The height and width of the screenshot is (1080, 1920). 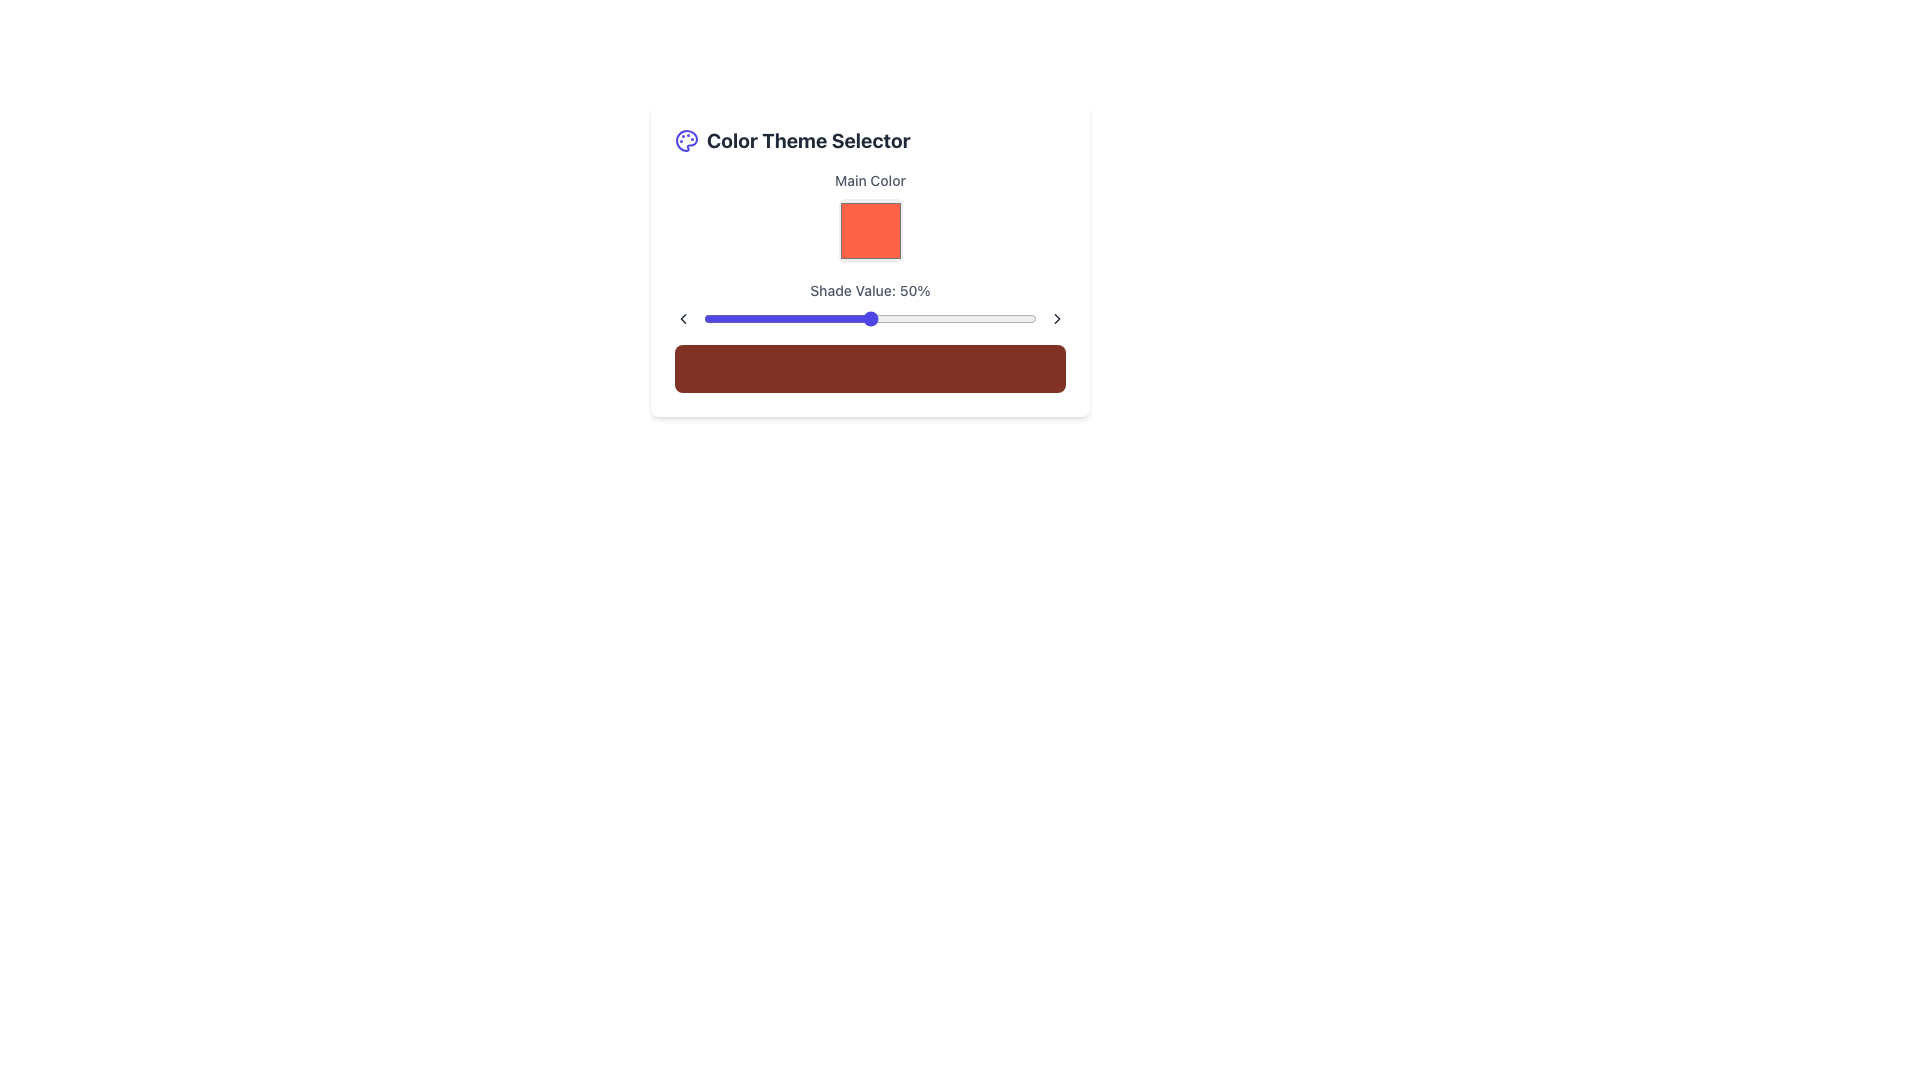 What do you see at coordinates (739, 318) in the screenshot?
I see `the shade value` at bounding box center [739, 318].